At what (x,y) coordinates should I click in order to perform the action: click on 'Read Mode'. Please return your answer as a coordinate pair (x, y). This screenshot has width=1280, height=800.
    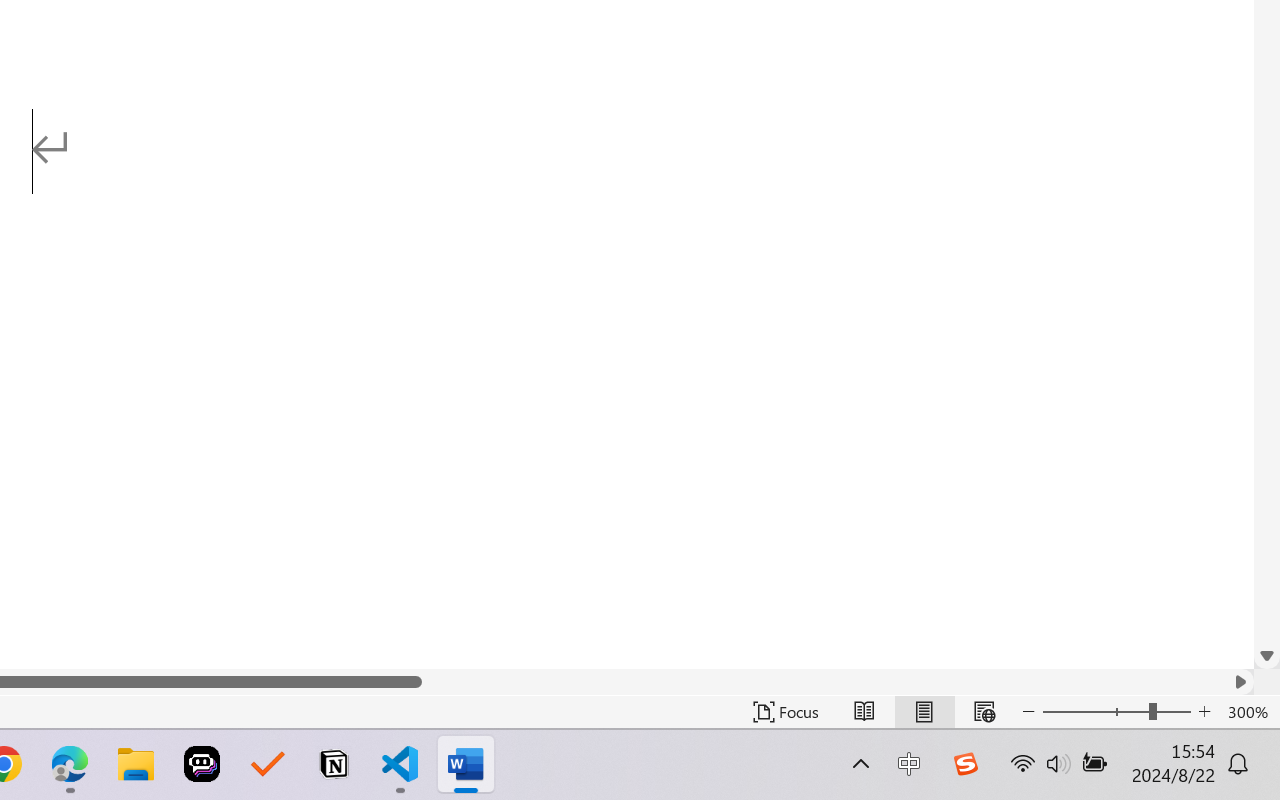
    Looking at the image, I should click on (864, 711).